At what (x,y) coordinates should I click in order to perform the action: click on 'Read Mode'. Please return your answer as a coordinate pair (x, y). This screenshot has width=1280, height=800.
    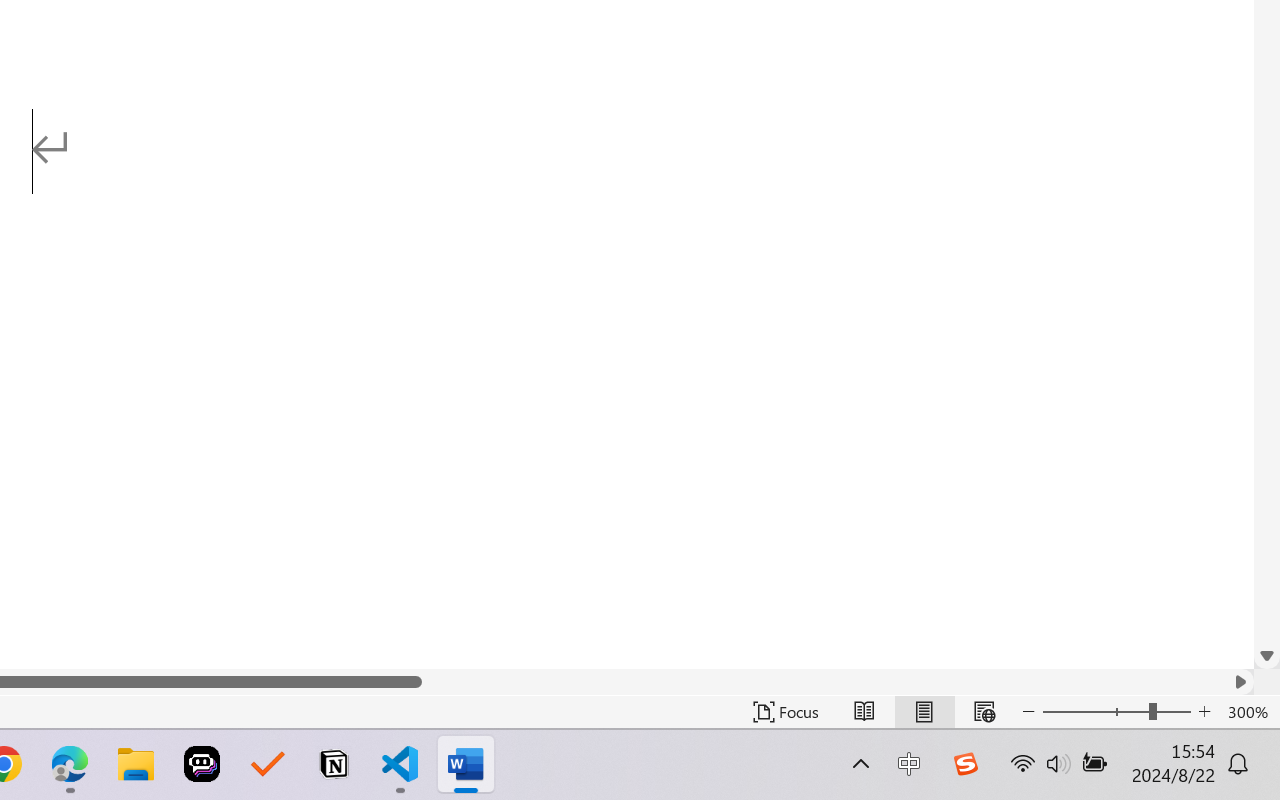
    Looking at the image, I should click on (864, 711).